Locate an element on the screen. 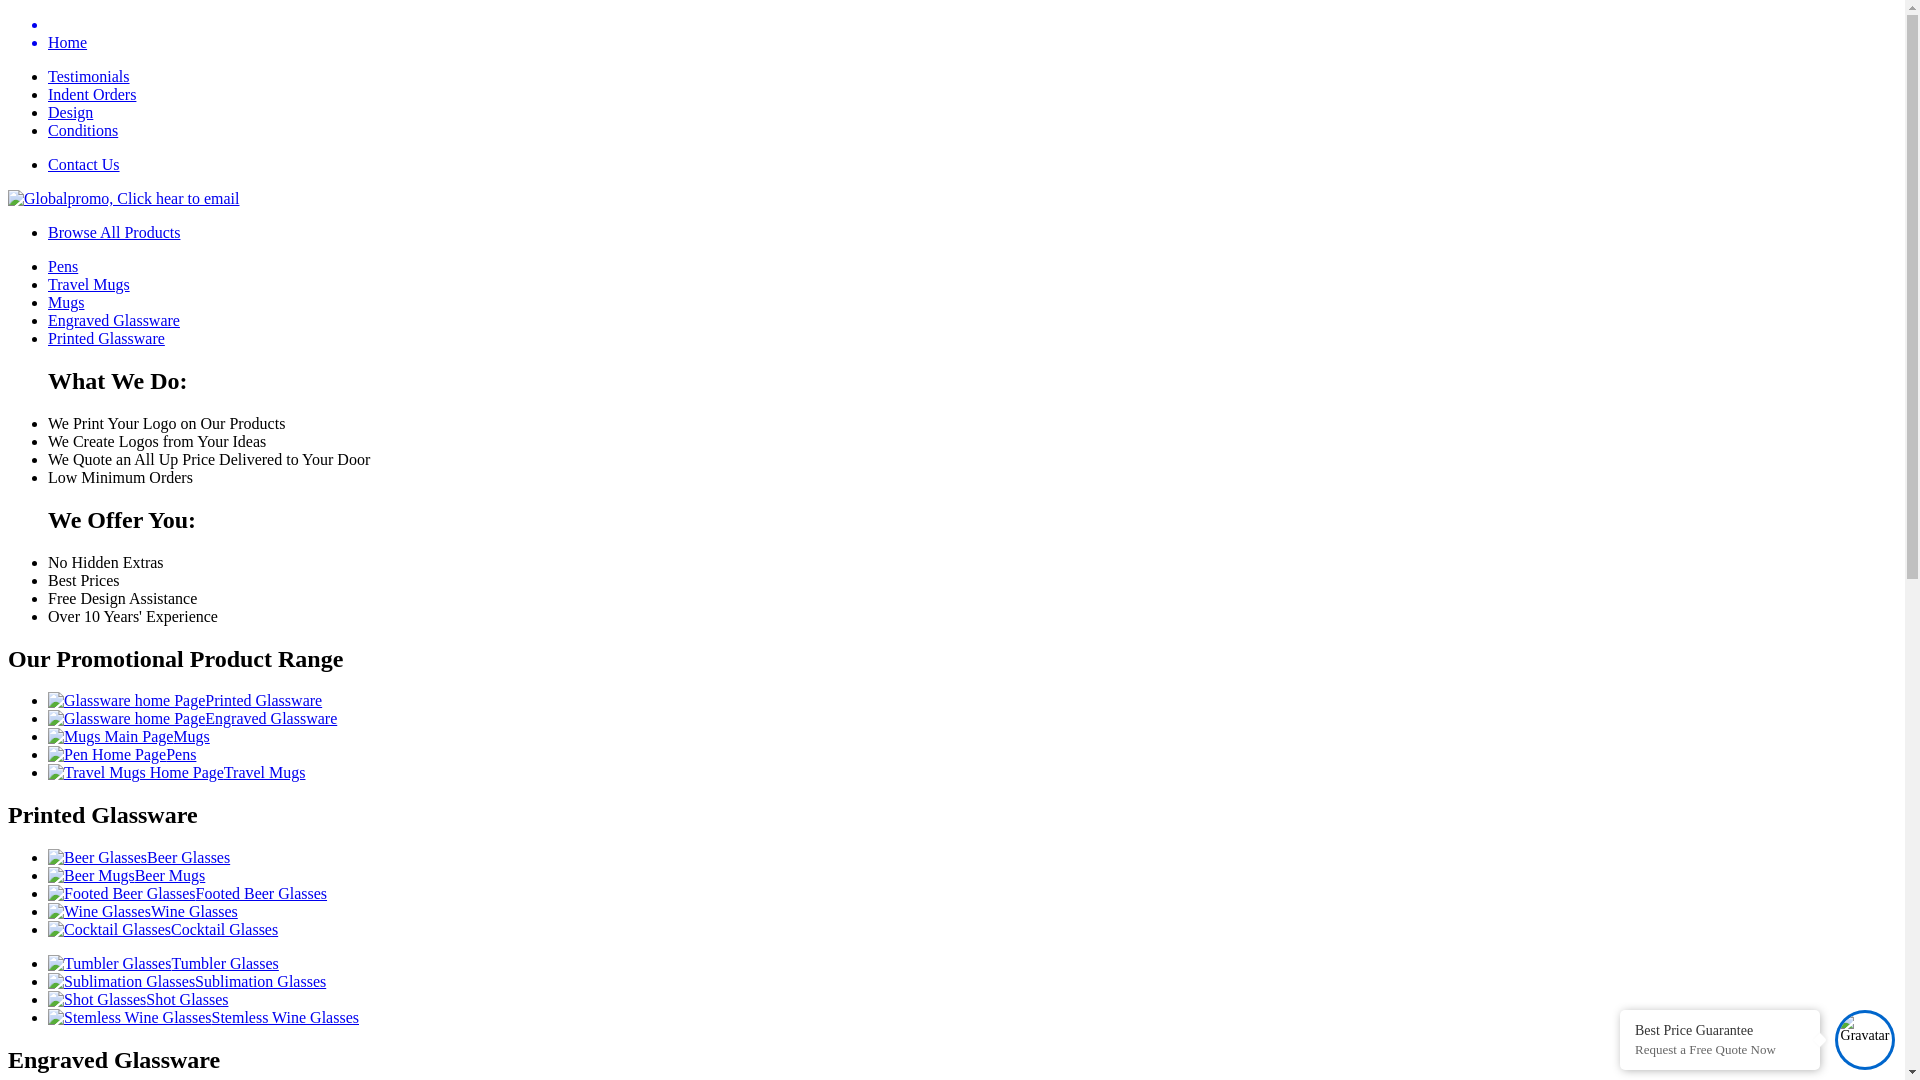  'Mugs' is located at coordinates (66, 302).